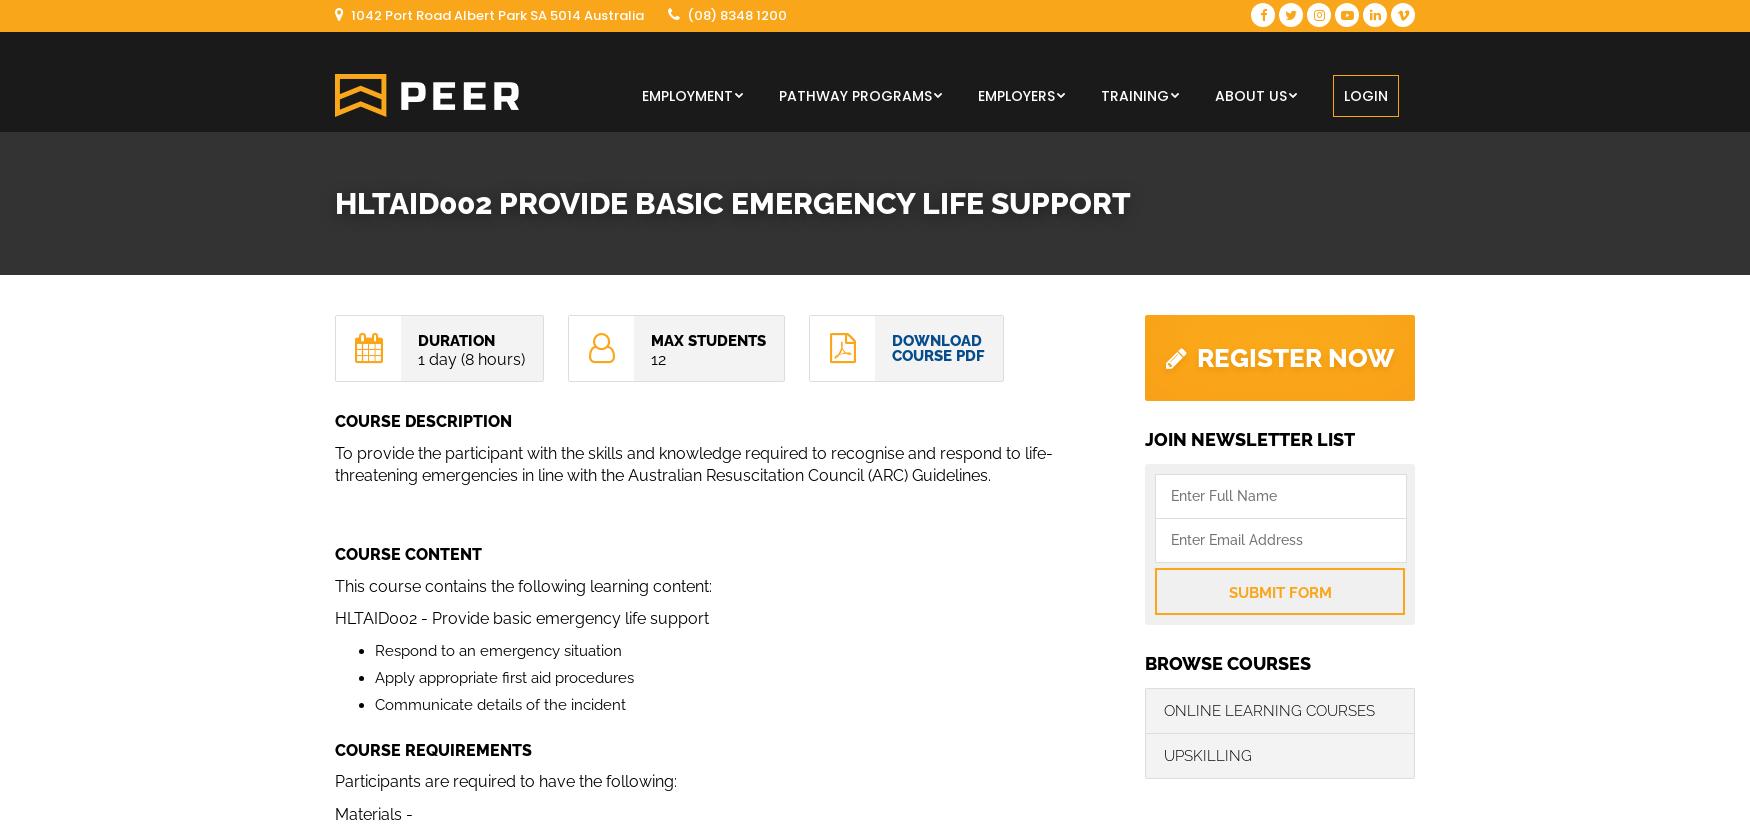  Describe the element at coordinates (1268, 709) in the screenshot. I see `'Online Learning Courses'` at that location.